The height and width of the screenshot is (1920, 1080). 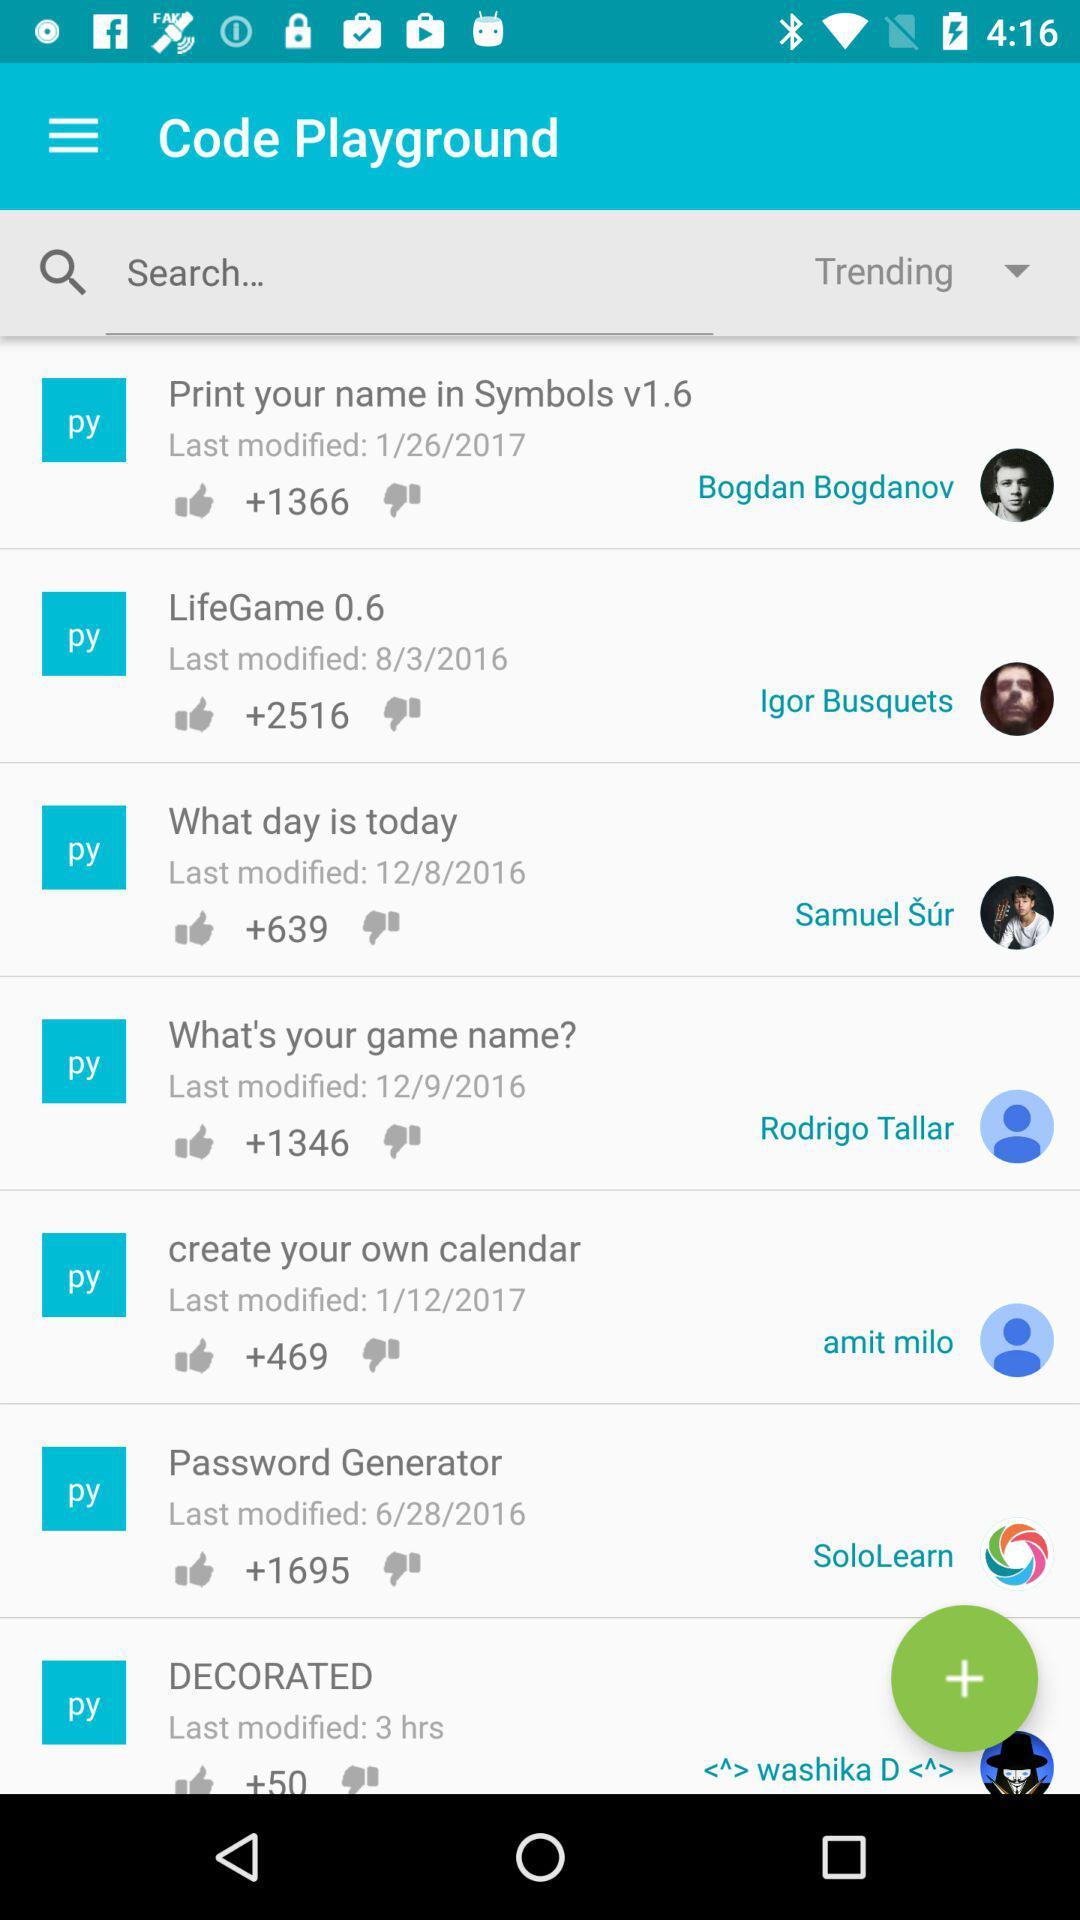 I want to click on a new post, so click(x=963, y=1678).